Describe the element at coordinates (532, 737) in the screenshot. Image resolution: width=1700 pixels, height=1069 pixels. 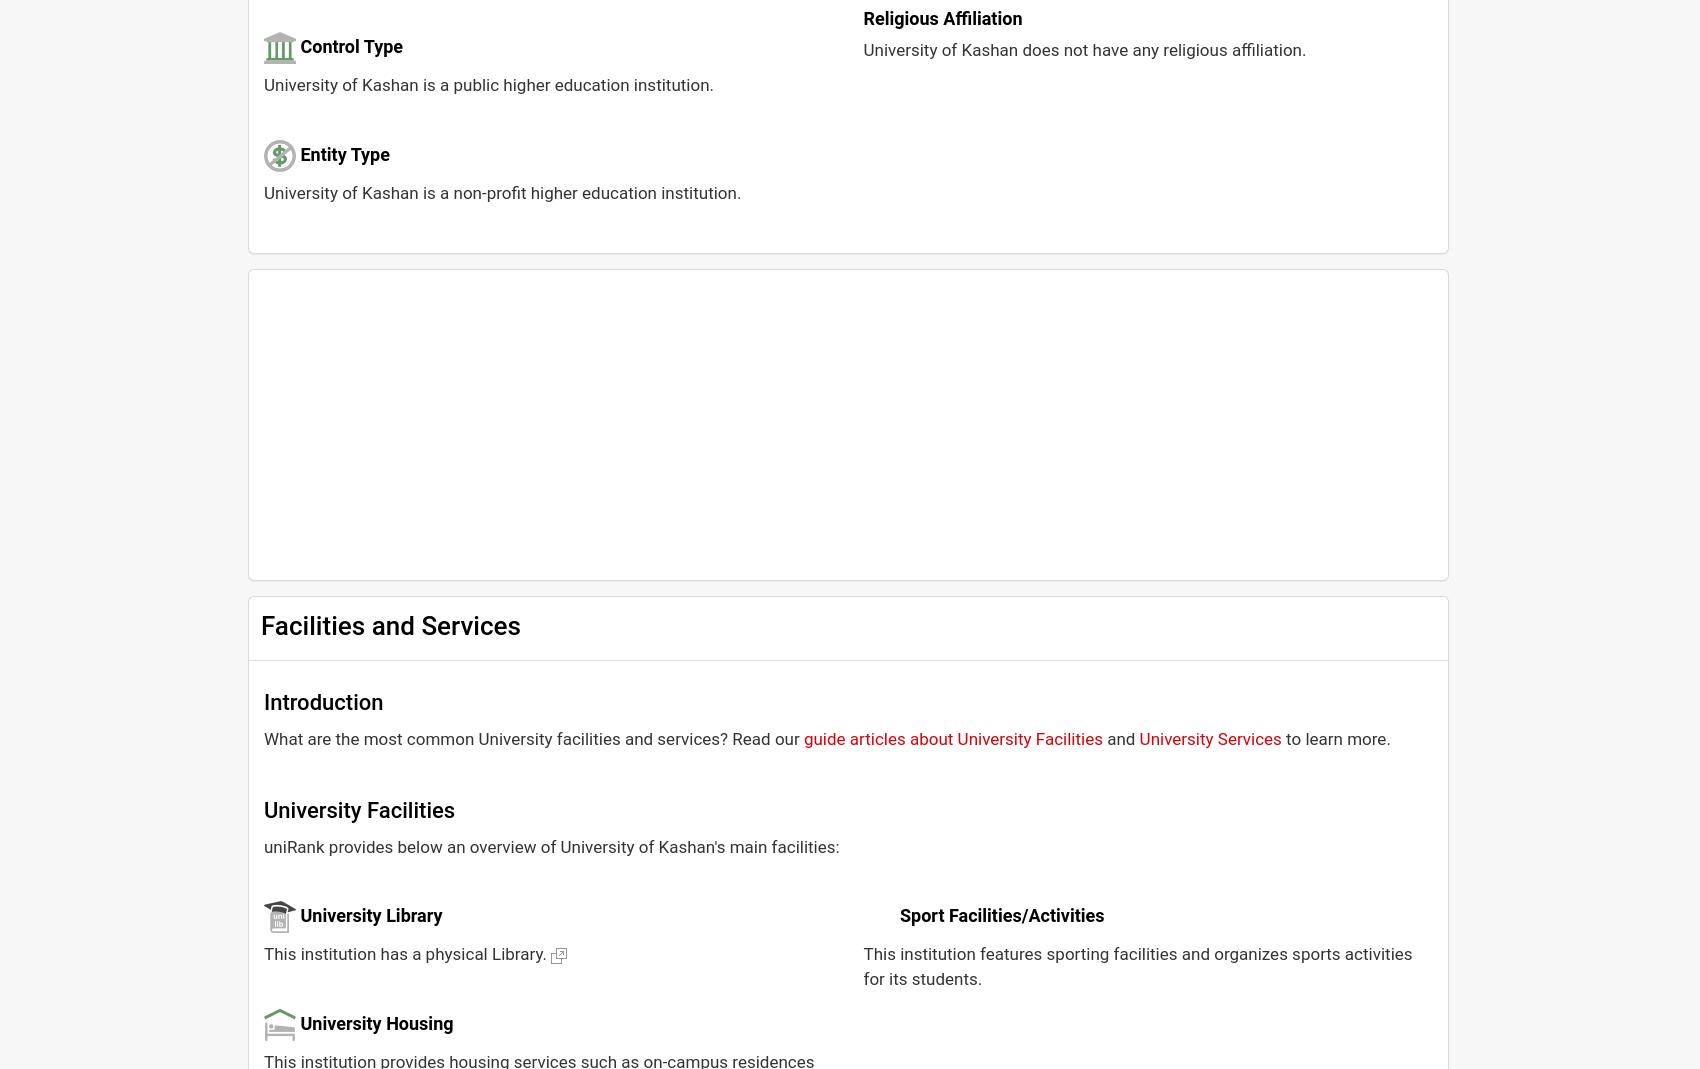
I see `'What are the most common University facilities and services? Read our'` at that location.